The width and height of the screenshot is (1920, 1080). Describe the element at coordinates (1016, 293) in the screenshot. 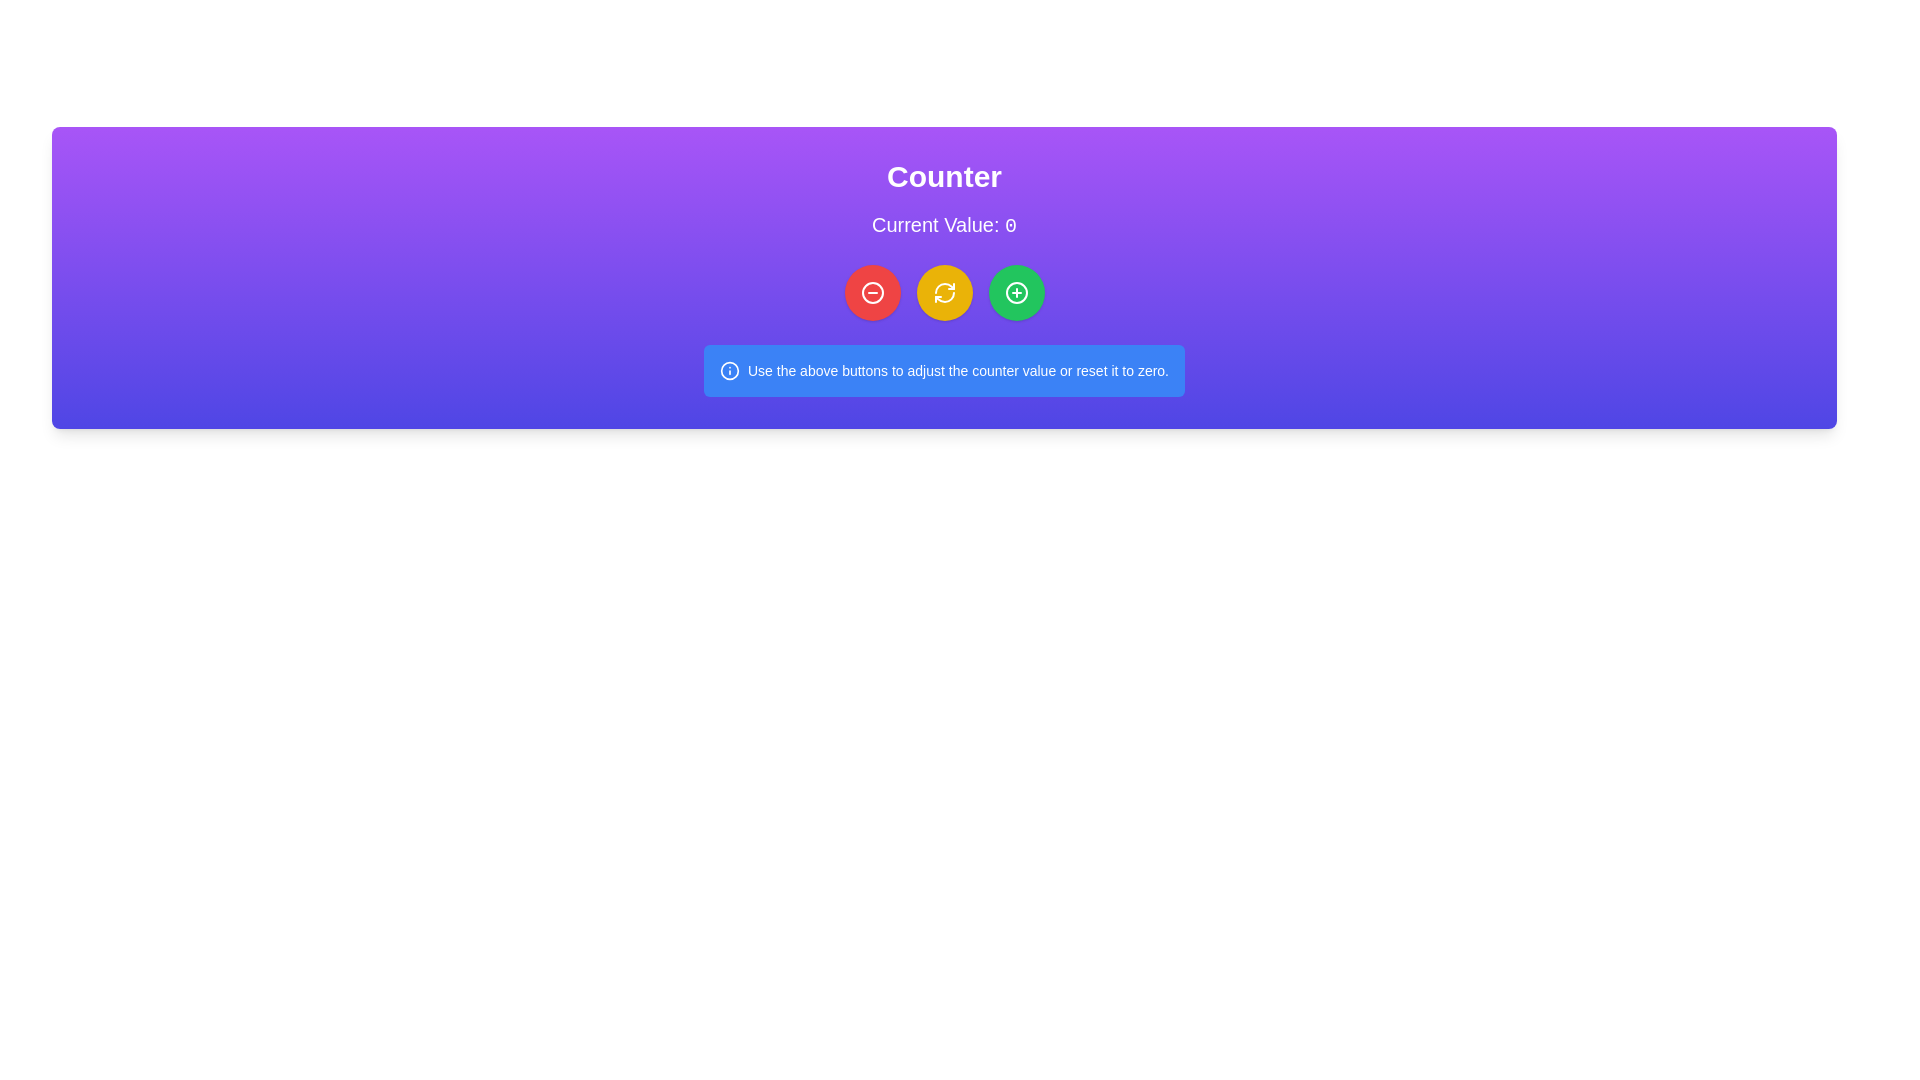

I see `the circular green button with a white border and a white plus icon in the center to increment the counter` at that location.